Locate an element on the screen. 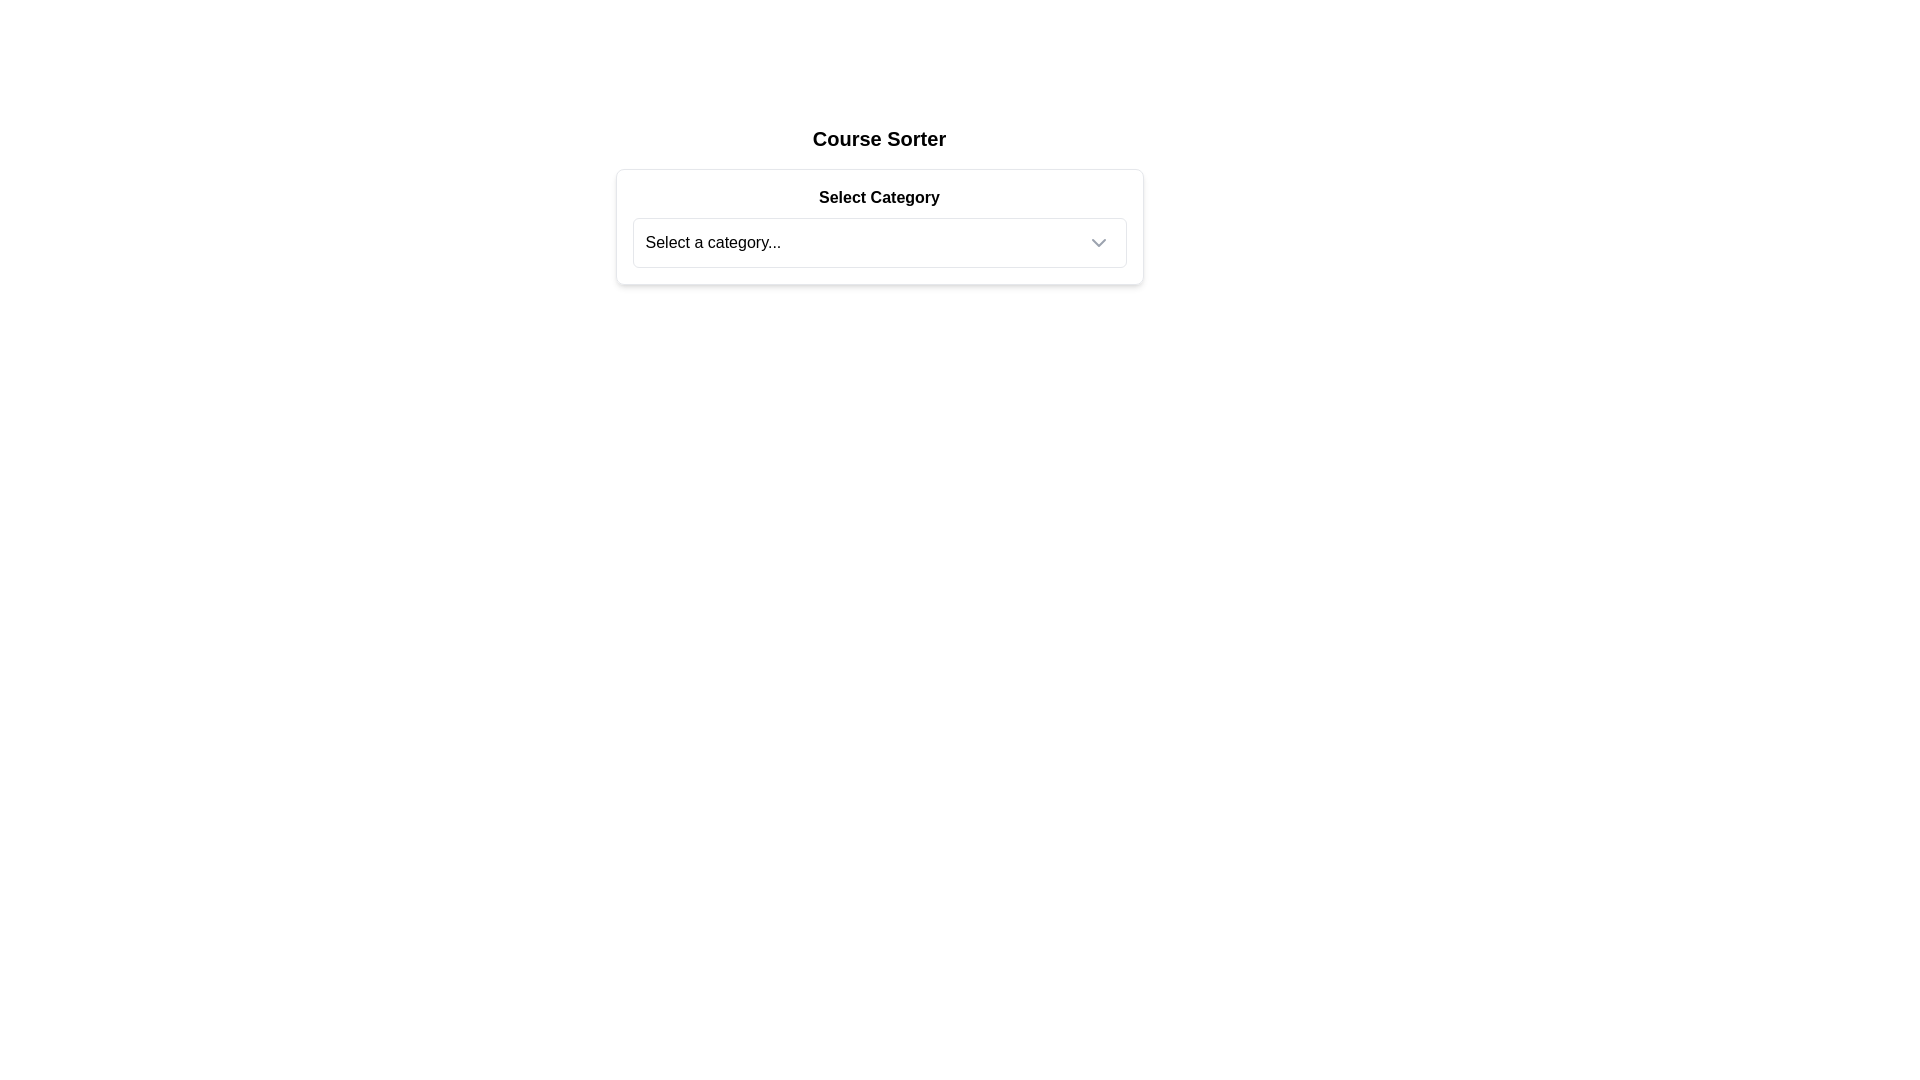 This screenshot has height=1080, width=1920. the downwards facing chevron icon that indicates the dropdown expand/collapse functionality is located at coordinates (1097, 242).